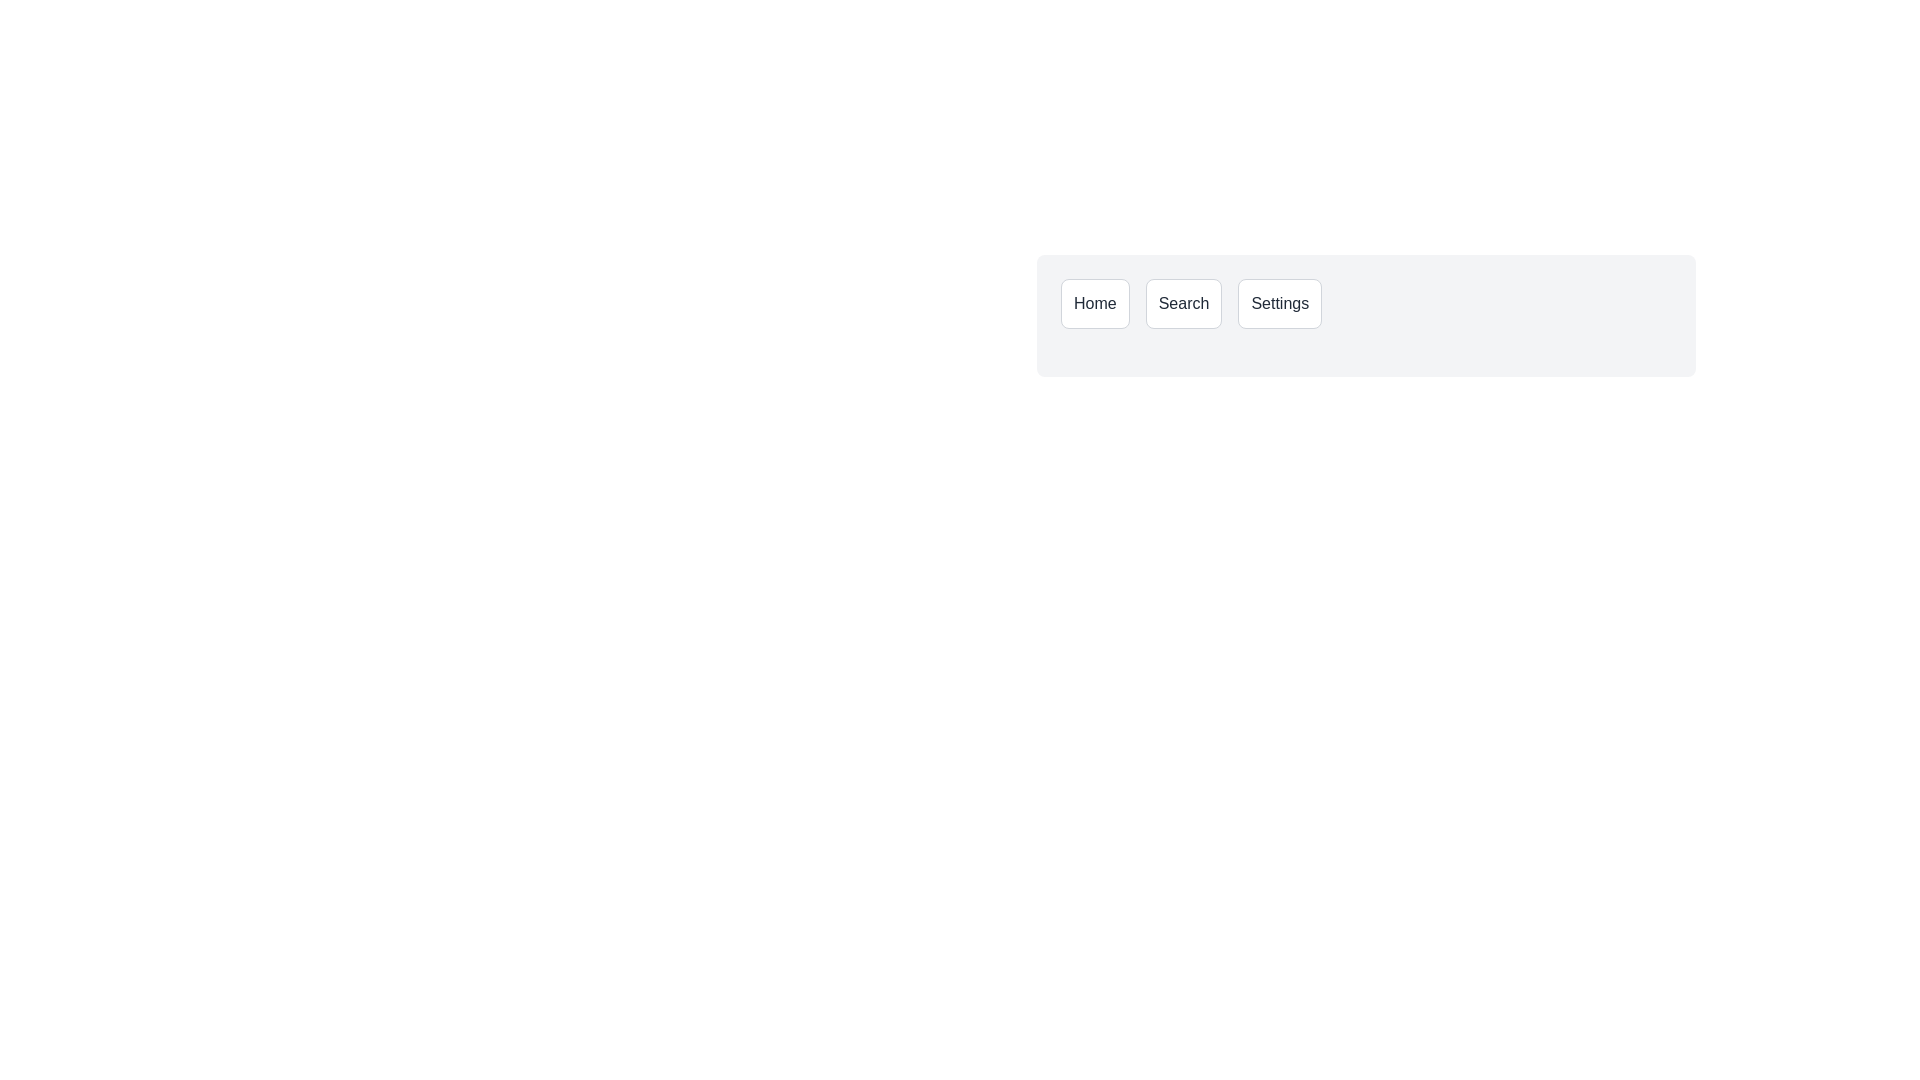  I want to click on the 'Search' button, which is the second button in a horizontal set of three buttons labeled 'Home', 'Search', and 'Settings', to potentially display a tooltip or visual feedback, so click(1184, 304).